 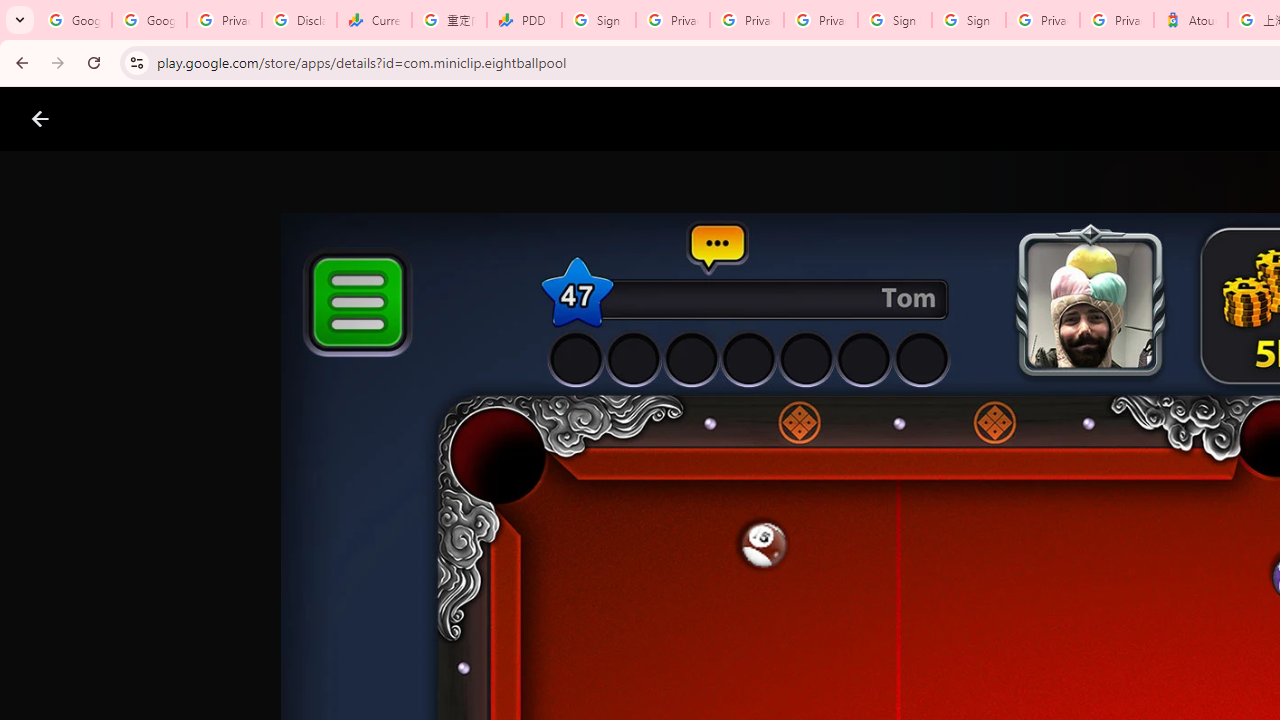 I want to click on 'PDD Holdings Inc - ADR (PDD) Price & News - Google Finance', so click(x=524, y=20).